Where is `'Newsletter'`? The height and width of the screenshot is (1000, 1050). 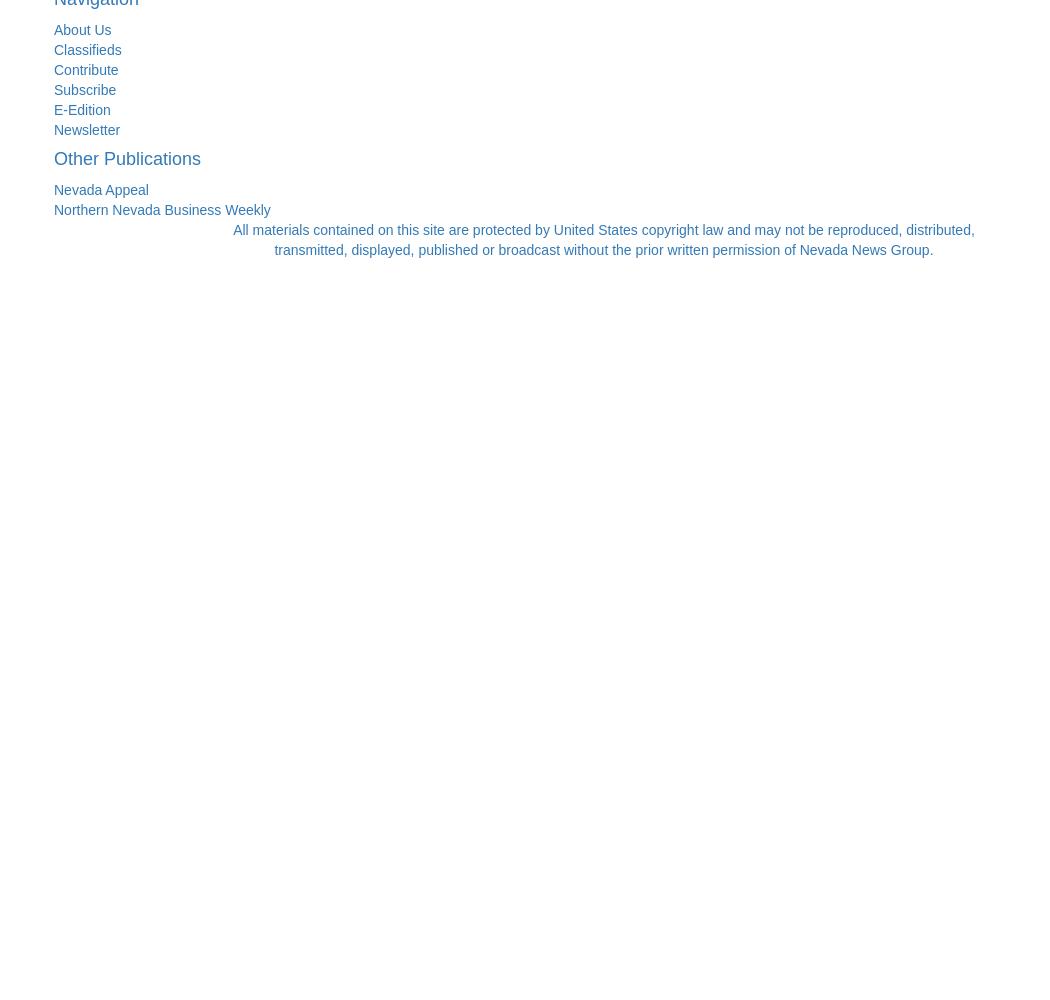 'Newsletter' is located at coordinates (87, 129).